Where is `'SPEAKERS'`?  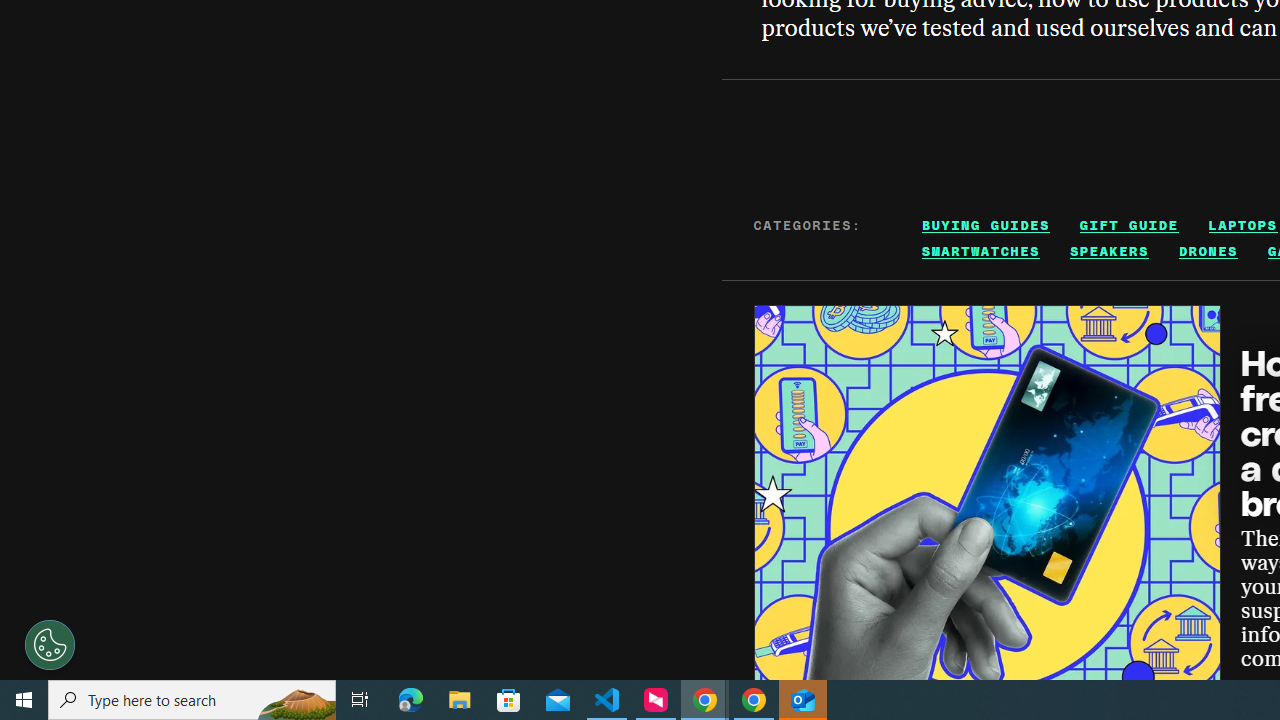 'SPEAKERS' is located at coordinates (1108, 250).